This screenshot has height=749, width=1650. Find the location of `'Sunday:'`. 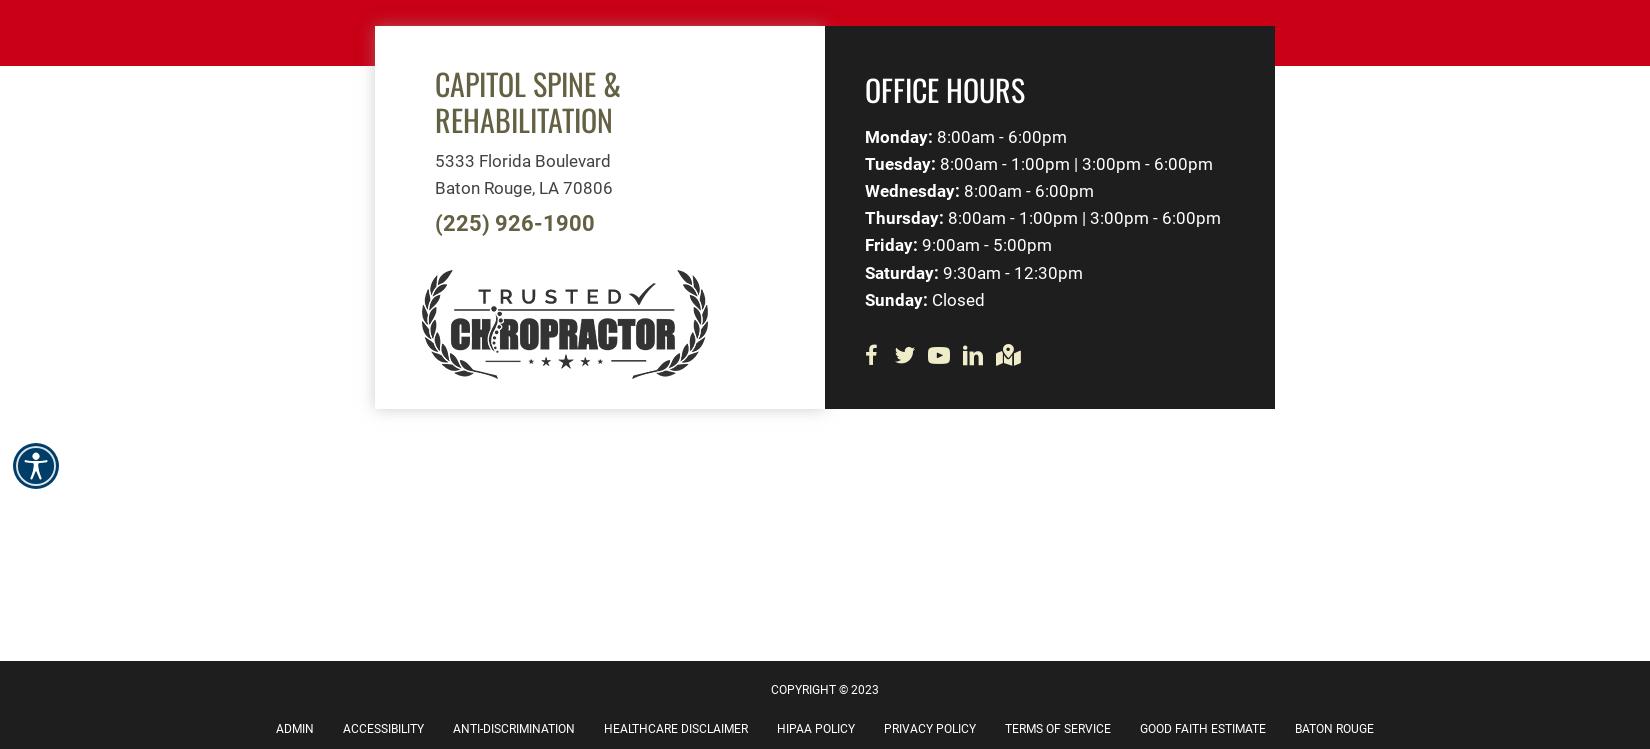

'Sunday:' is located at coordinates (896, 298).